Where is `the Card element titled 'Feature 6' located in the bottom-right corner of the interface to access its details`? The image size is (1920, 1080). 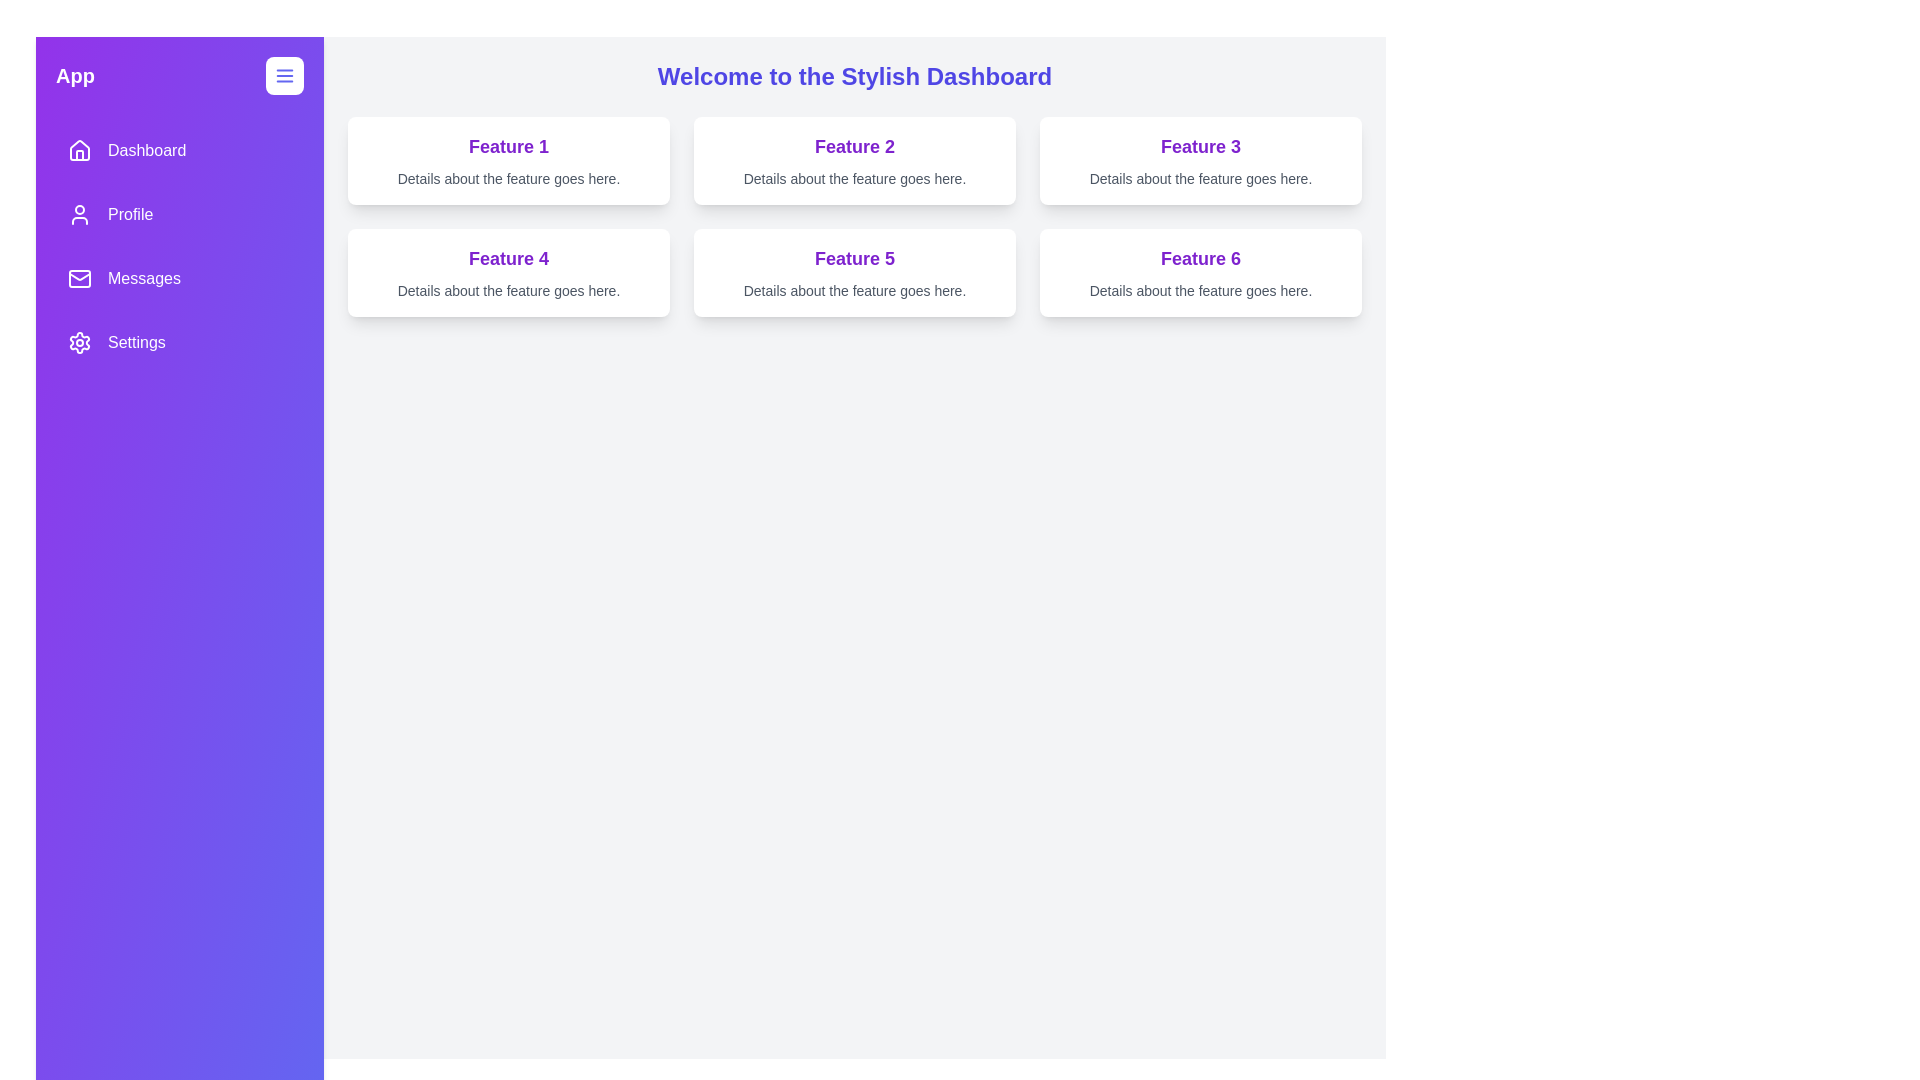 the Card element titled 'Feature 6' located in the bottom-right corner of the interface to access its details is located at coordinates (1200, 273).